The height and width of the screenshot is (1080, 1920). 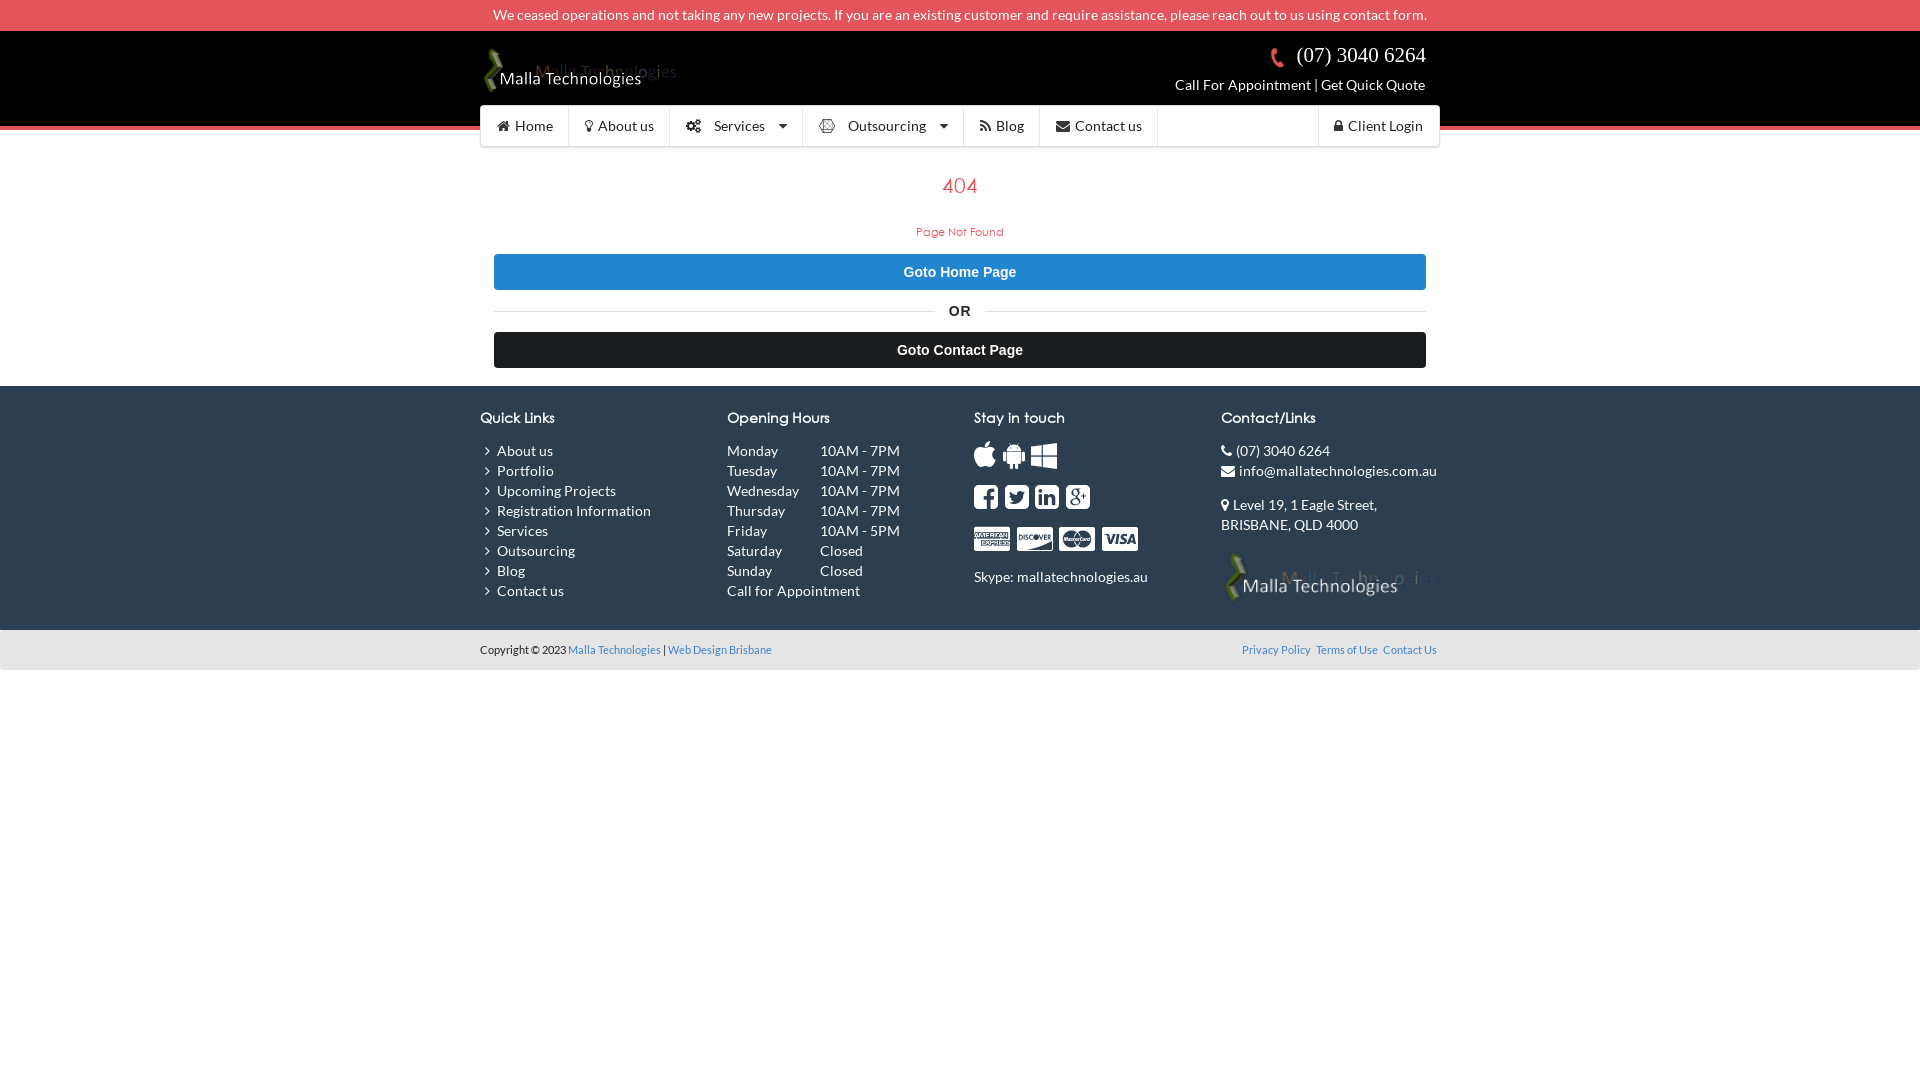 What do you see at coordinates (720, 649) in the screenshot?
I see `'Web Design Brisbane'` at bounding box center [720, 649].